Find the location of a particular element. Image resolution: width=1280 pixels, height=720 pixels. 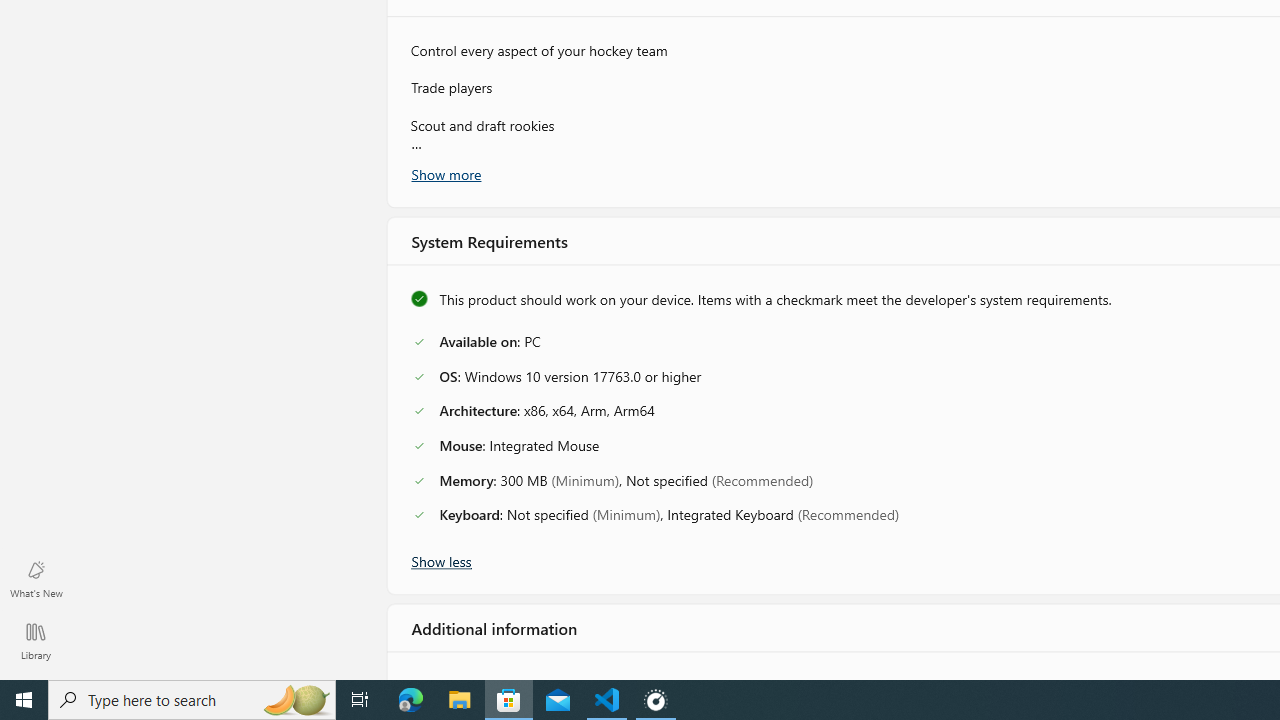

'Show more' is located at coordinates (444, 172).